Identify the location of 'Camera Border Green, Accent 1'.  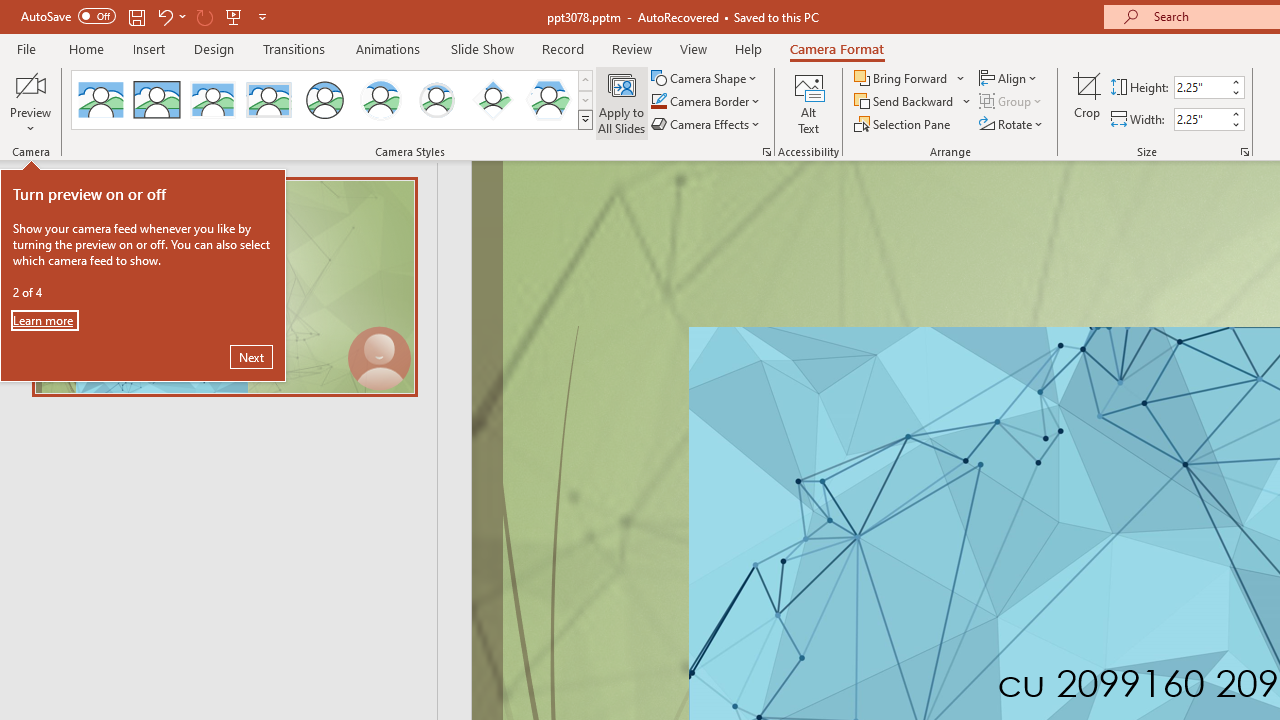
(658, 101).